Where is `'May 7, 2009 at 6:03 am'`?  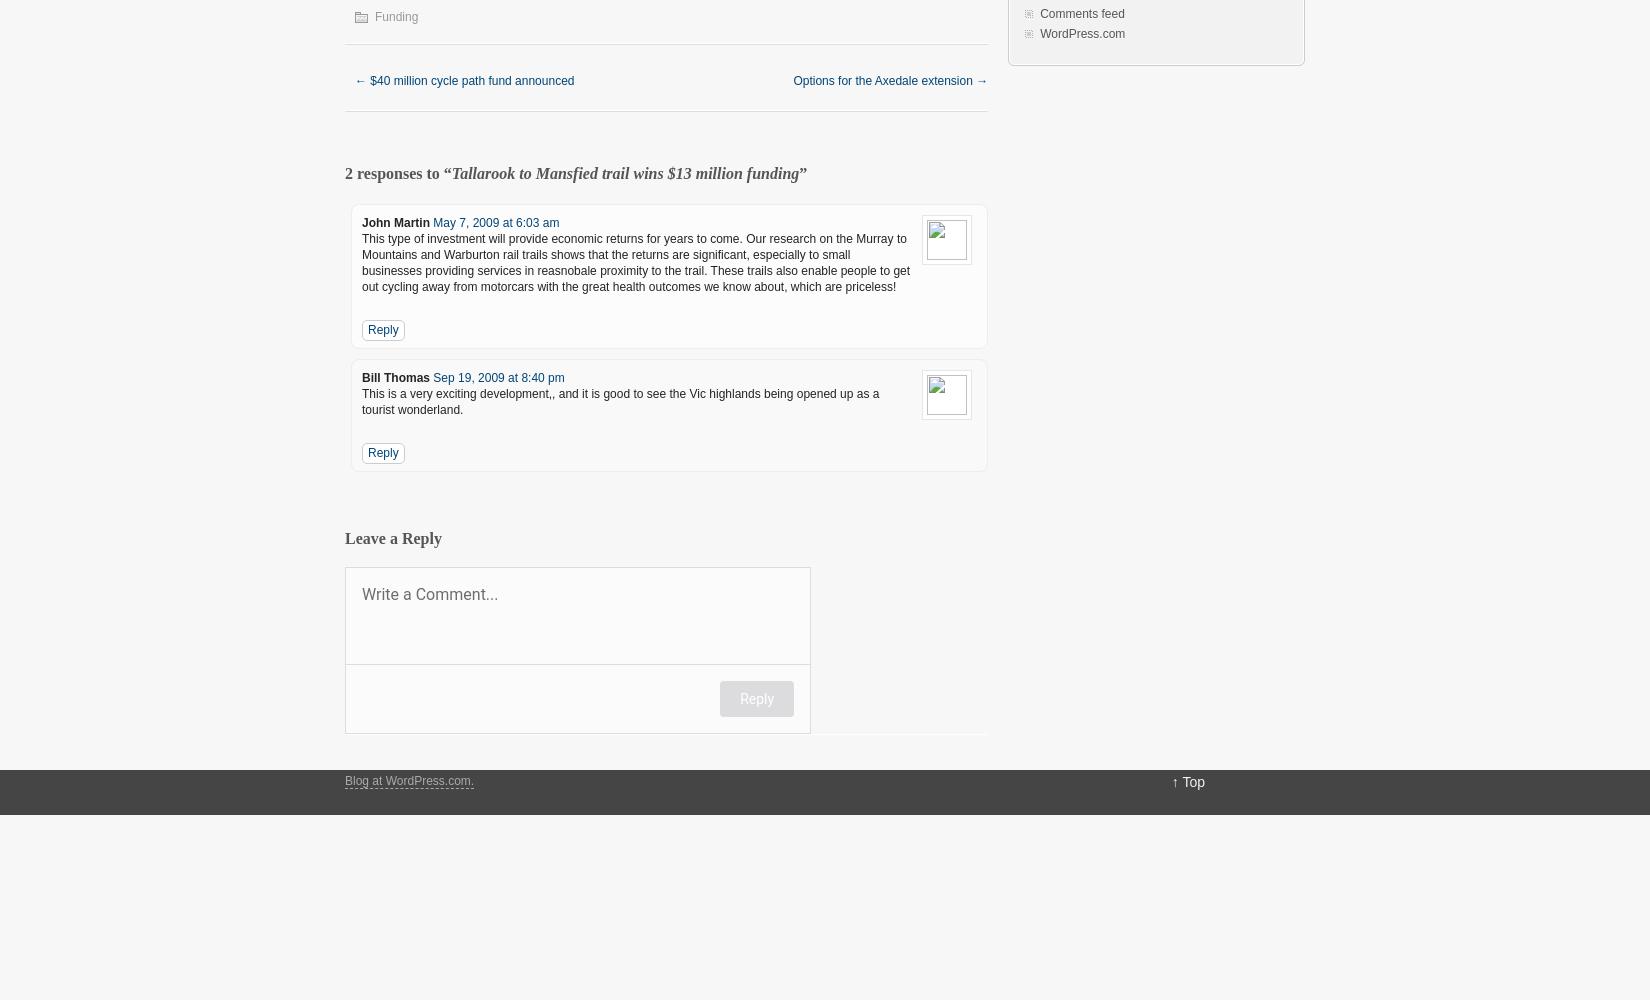 'May 7, 2009 at 6:03 am' is located at coordinates (494, 222).